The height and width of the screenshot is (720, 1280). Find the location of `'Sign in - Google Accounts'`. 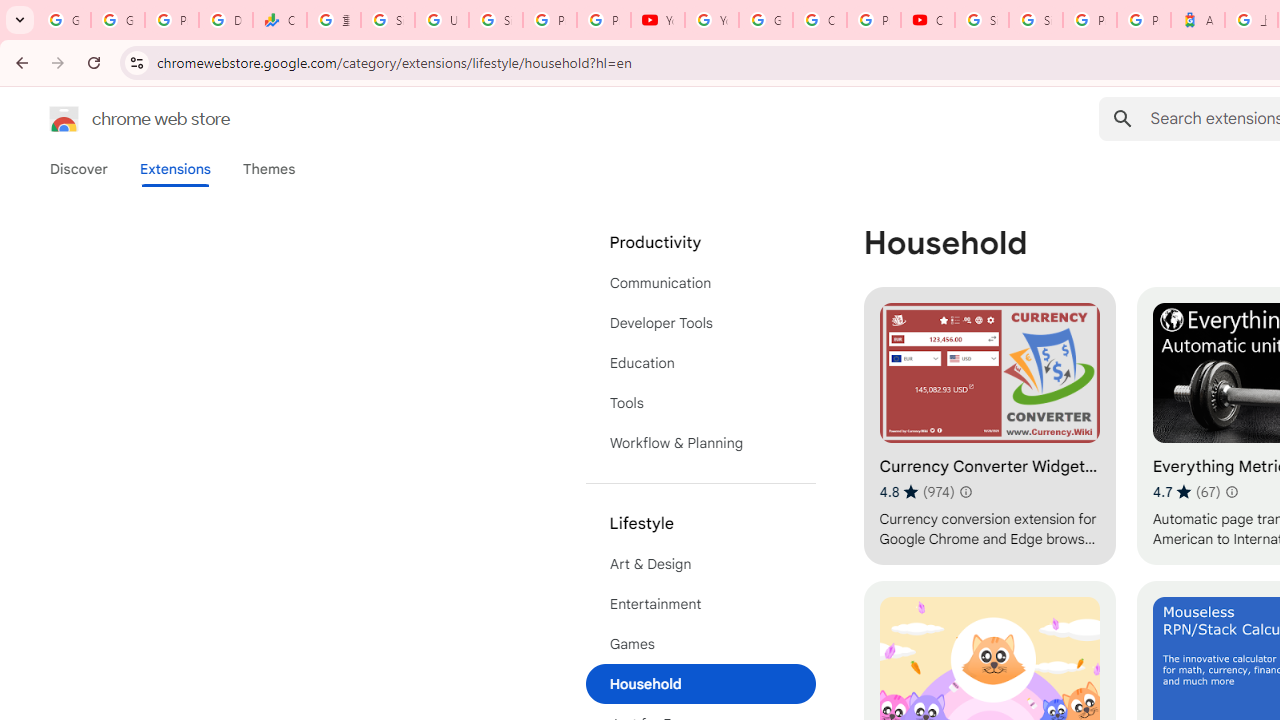

'Sign in - Google Accounts' is located at coordinates (1036, 20).